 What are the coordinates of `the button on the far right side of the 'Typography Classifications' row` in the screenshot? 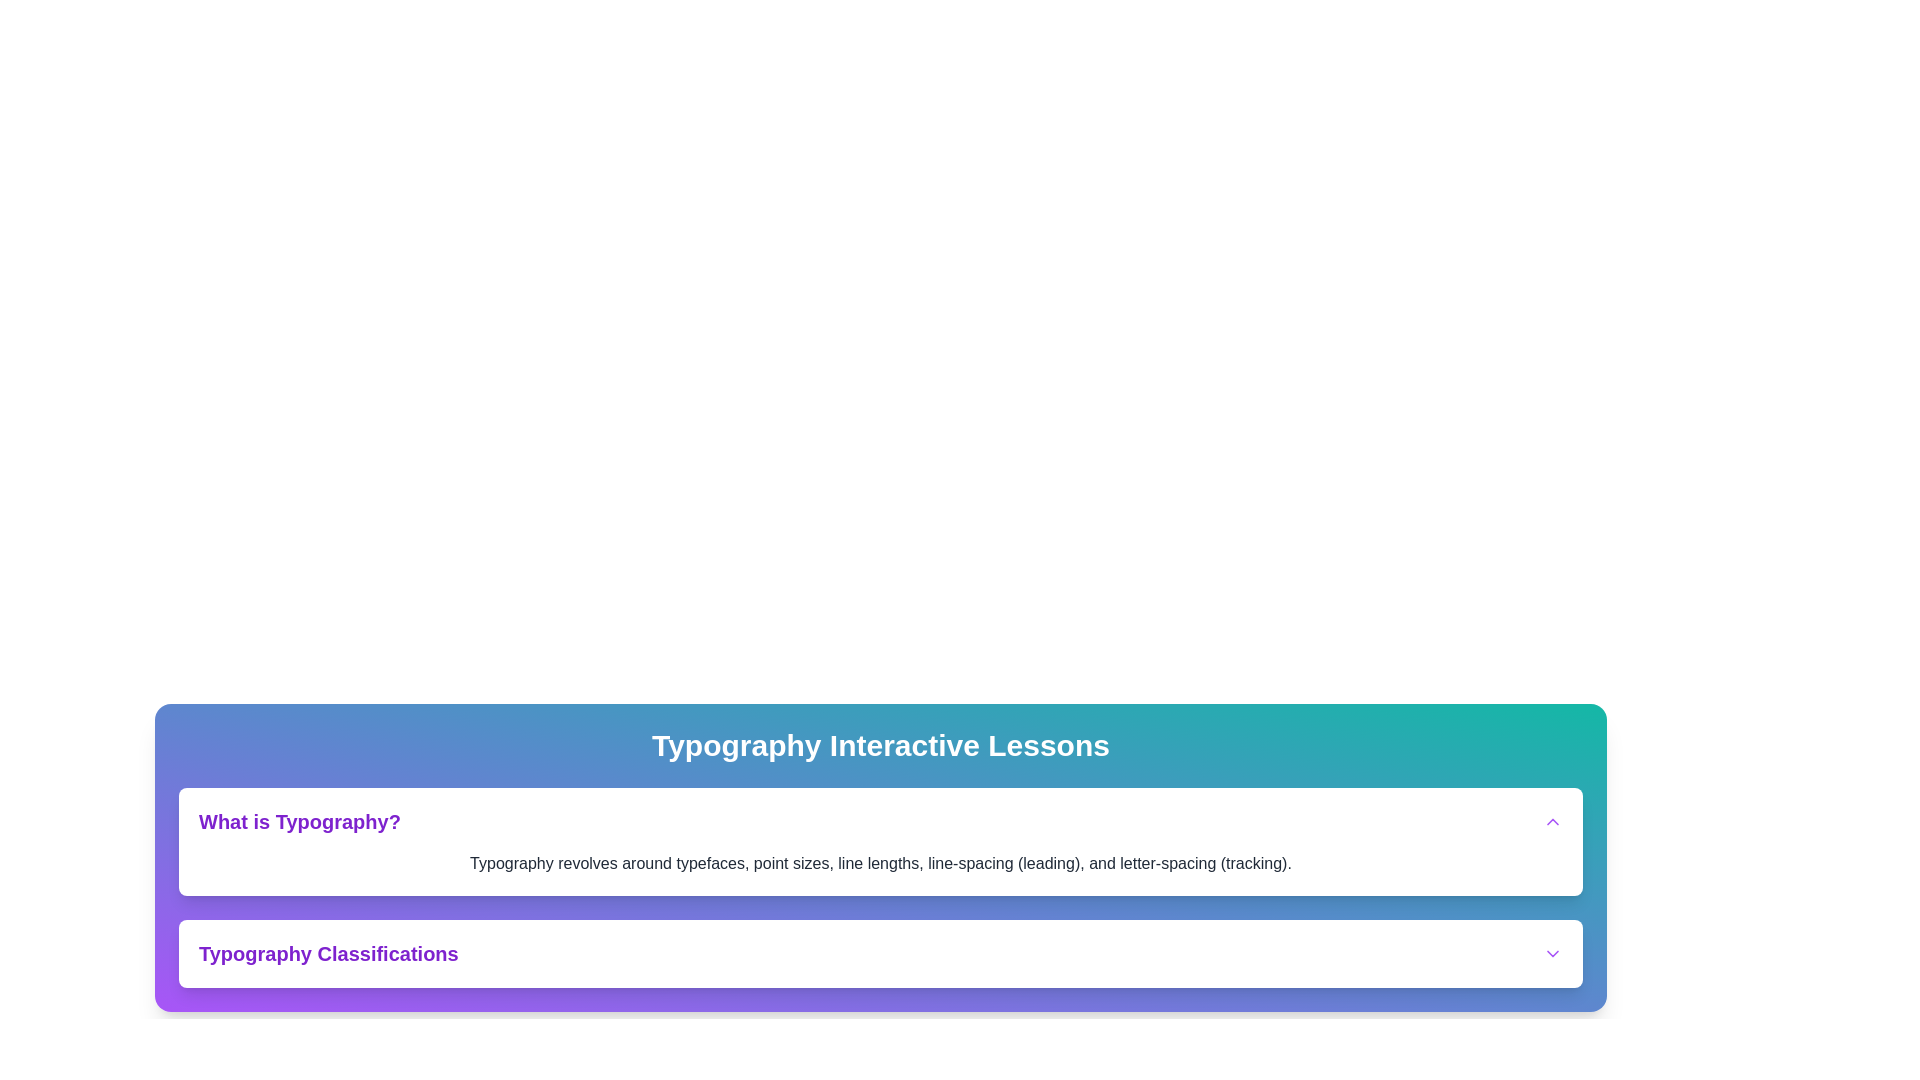 It's located at (1552, 952).